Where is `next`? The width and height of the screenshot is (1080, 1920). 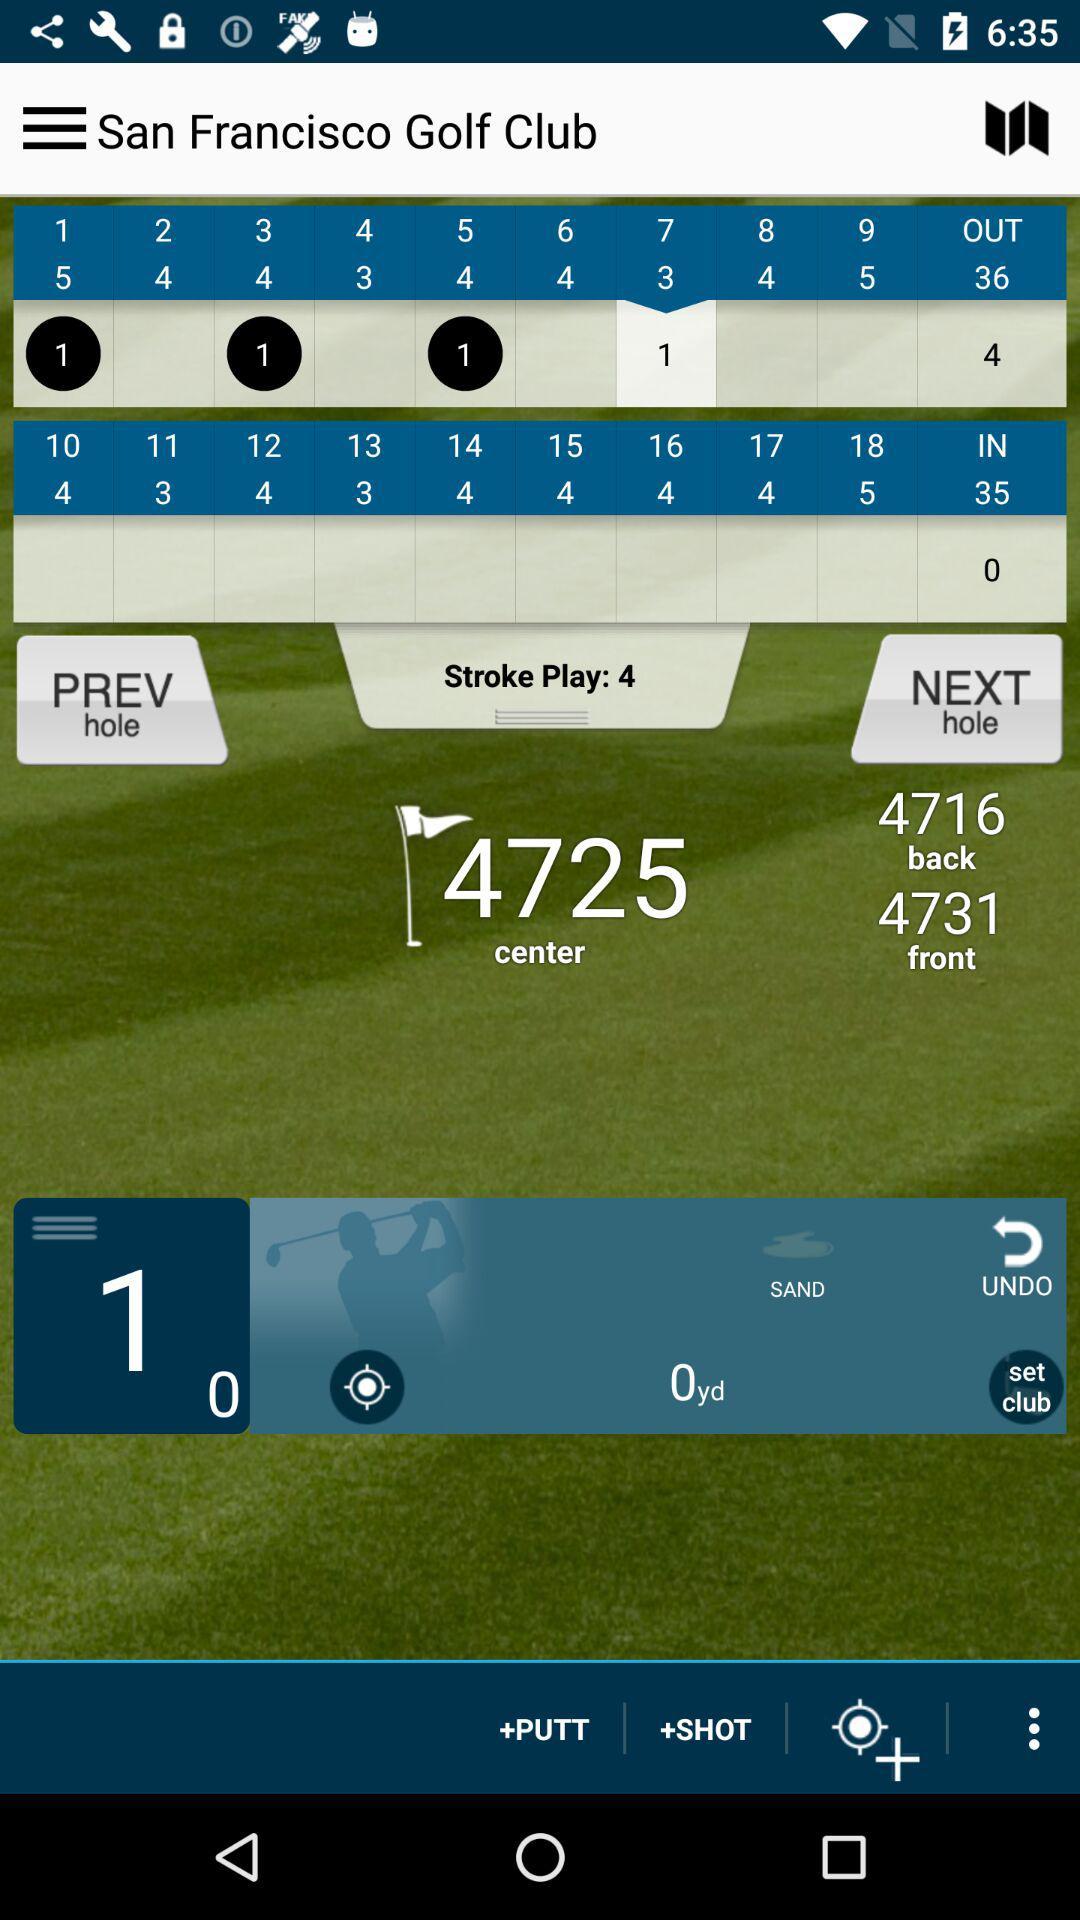 next is located at coordinates (940, 697).